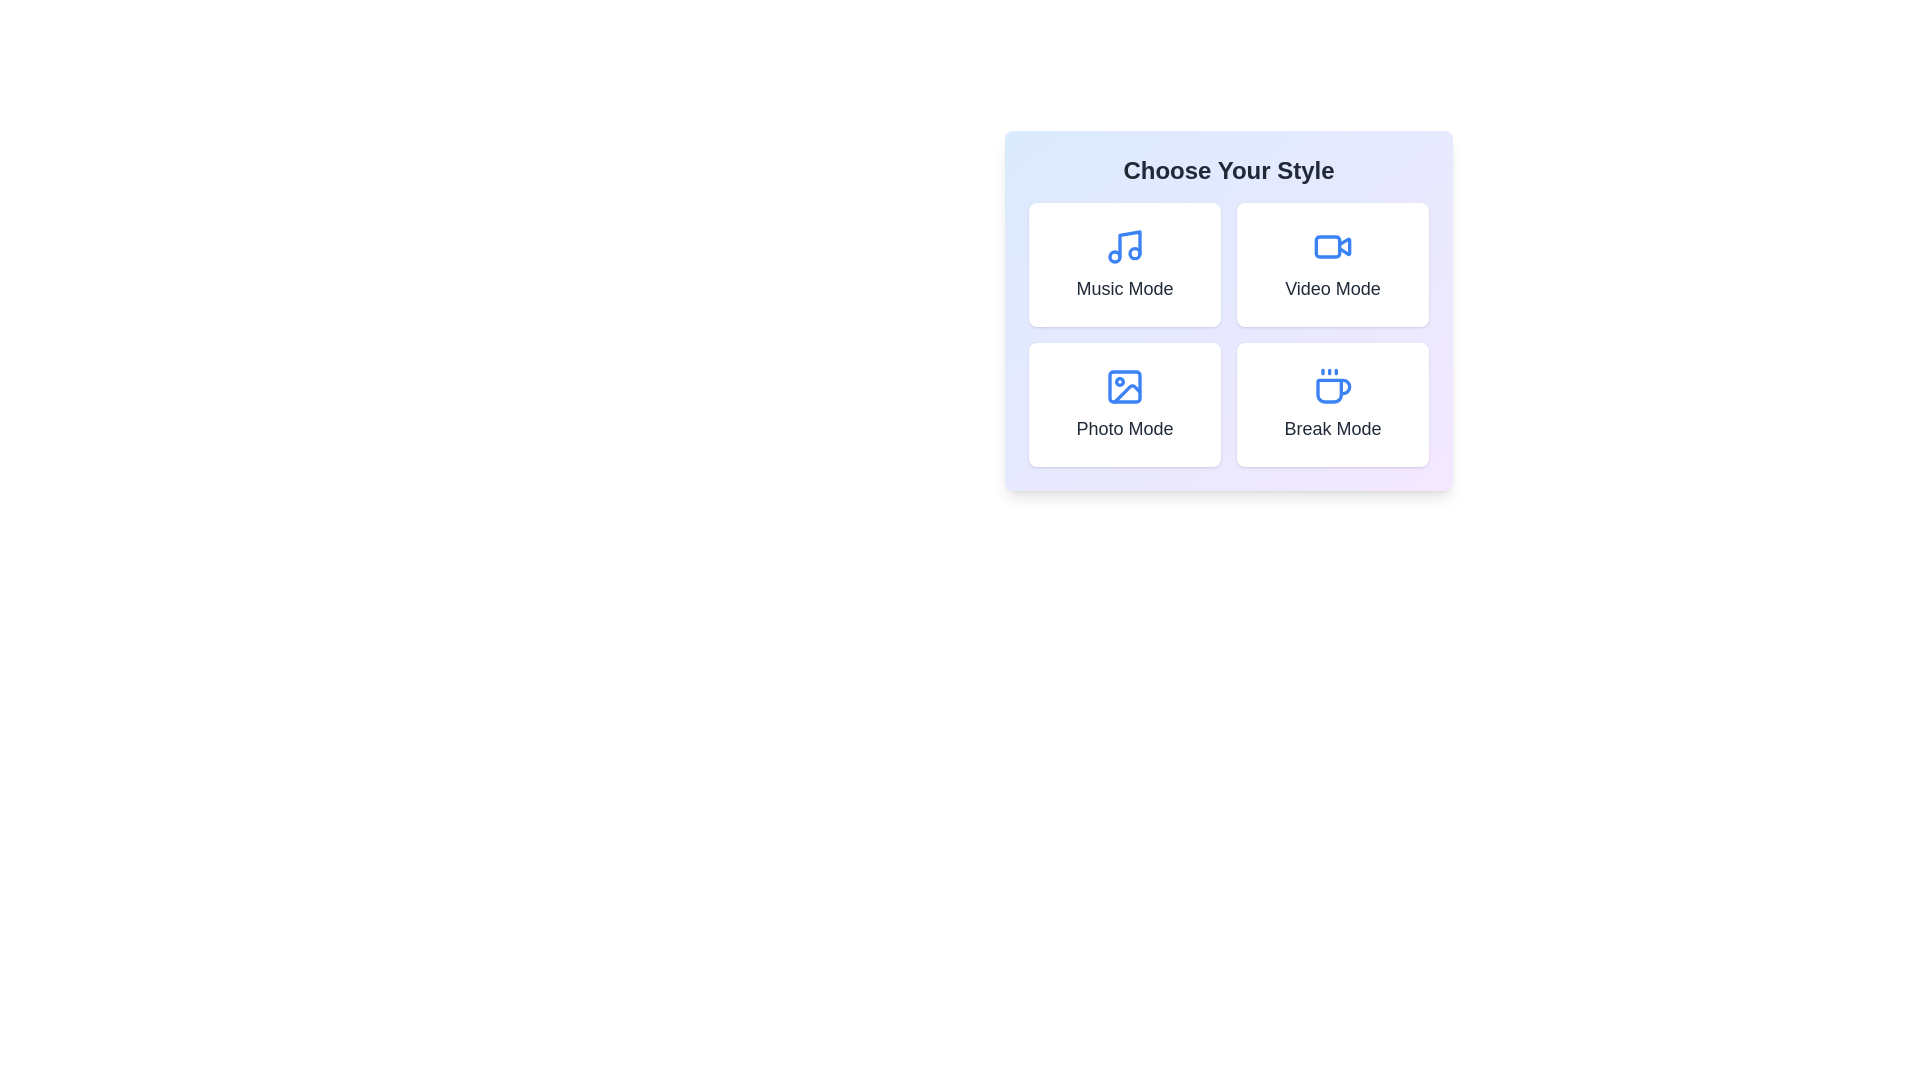  I want to click on the button labeled Video Mode to trigger additional actions, so click(1333, 264).